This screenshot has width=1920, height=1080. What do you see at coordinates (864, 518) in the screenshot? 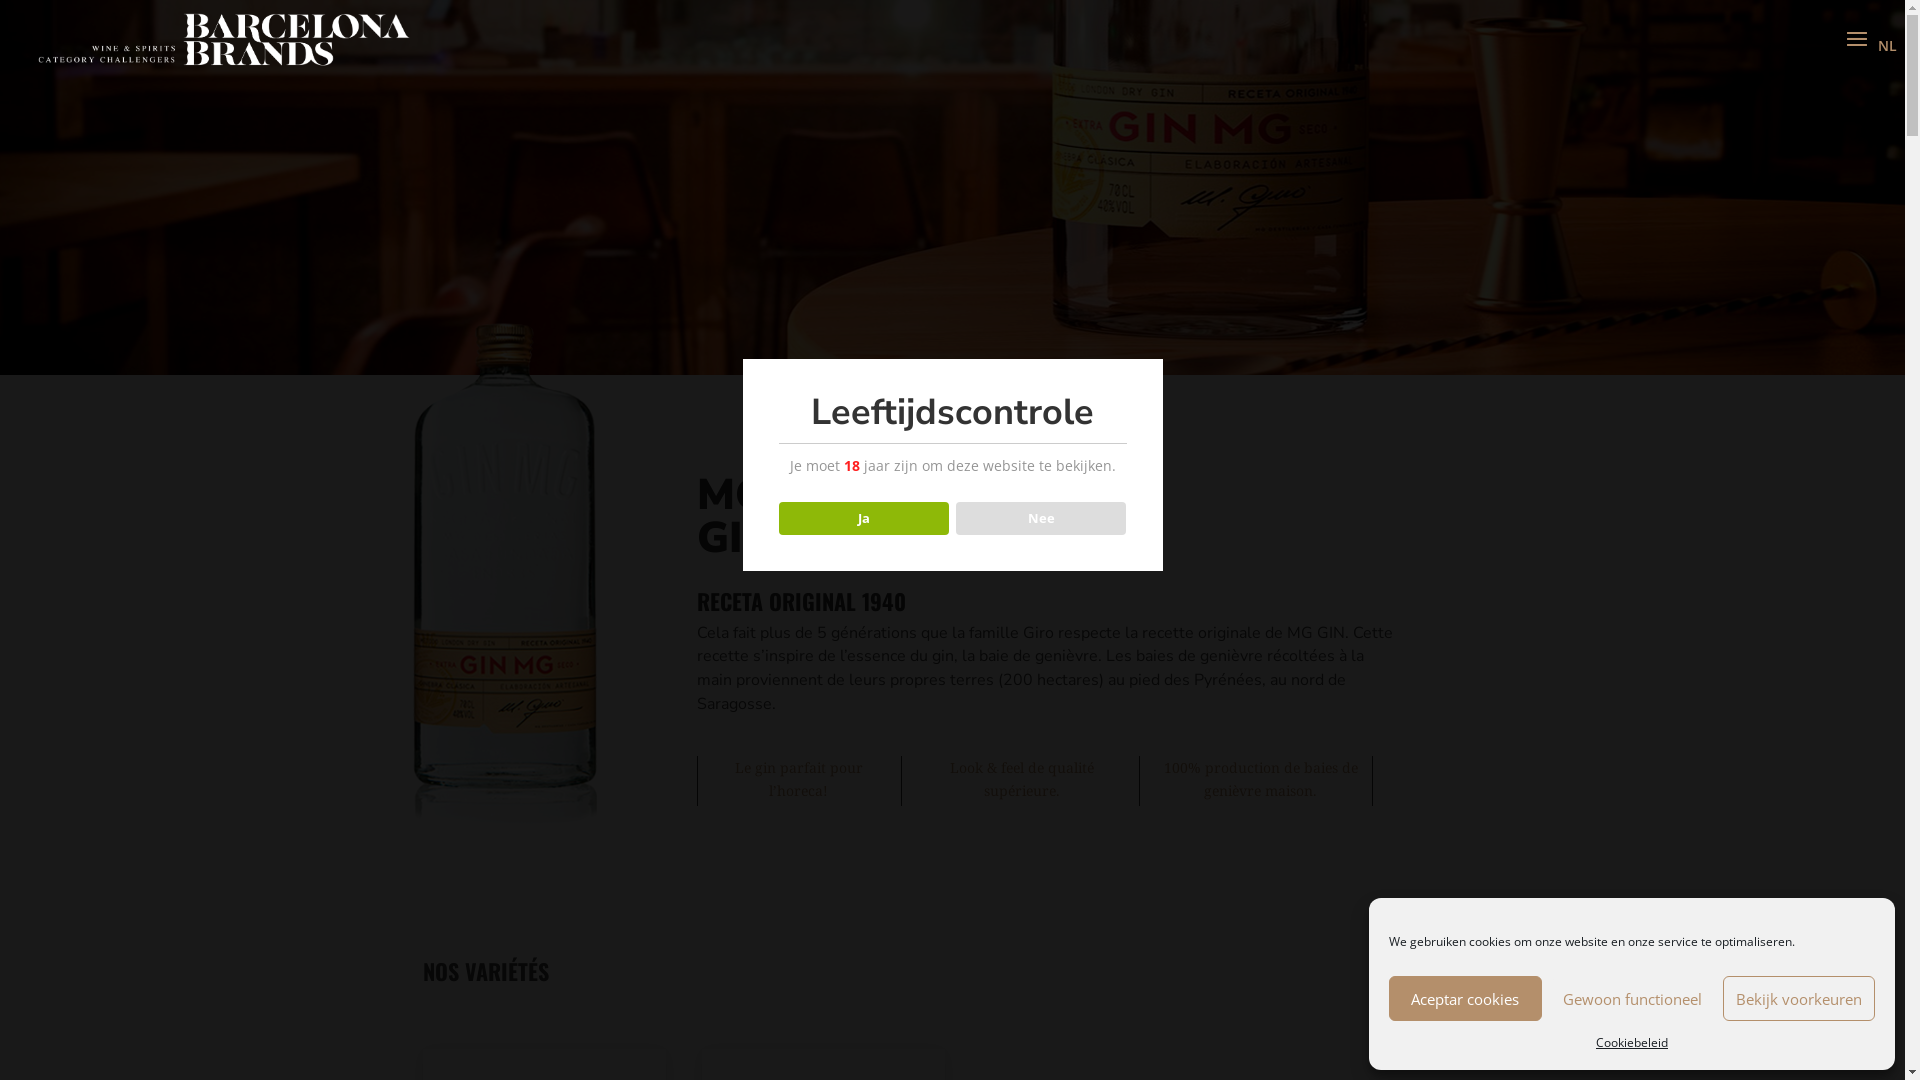
I see `'Ja'` at bounding box center [864, 518].